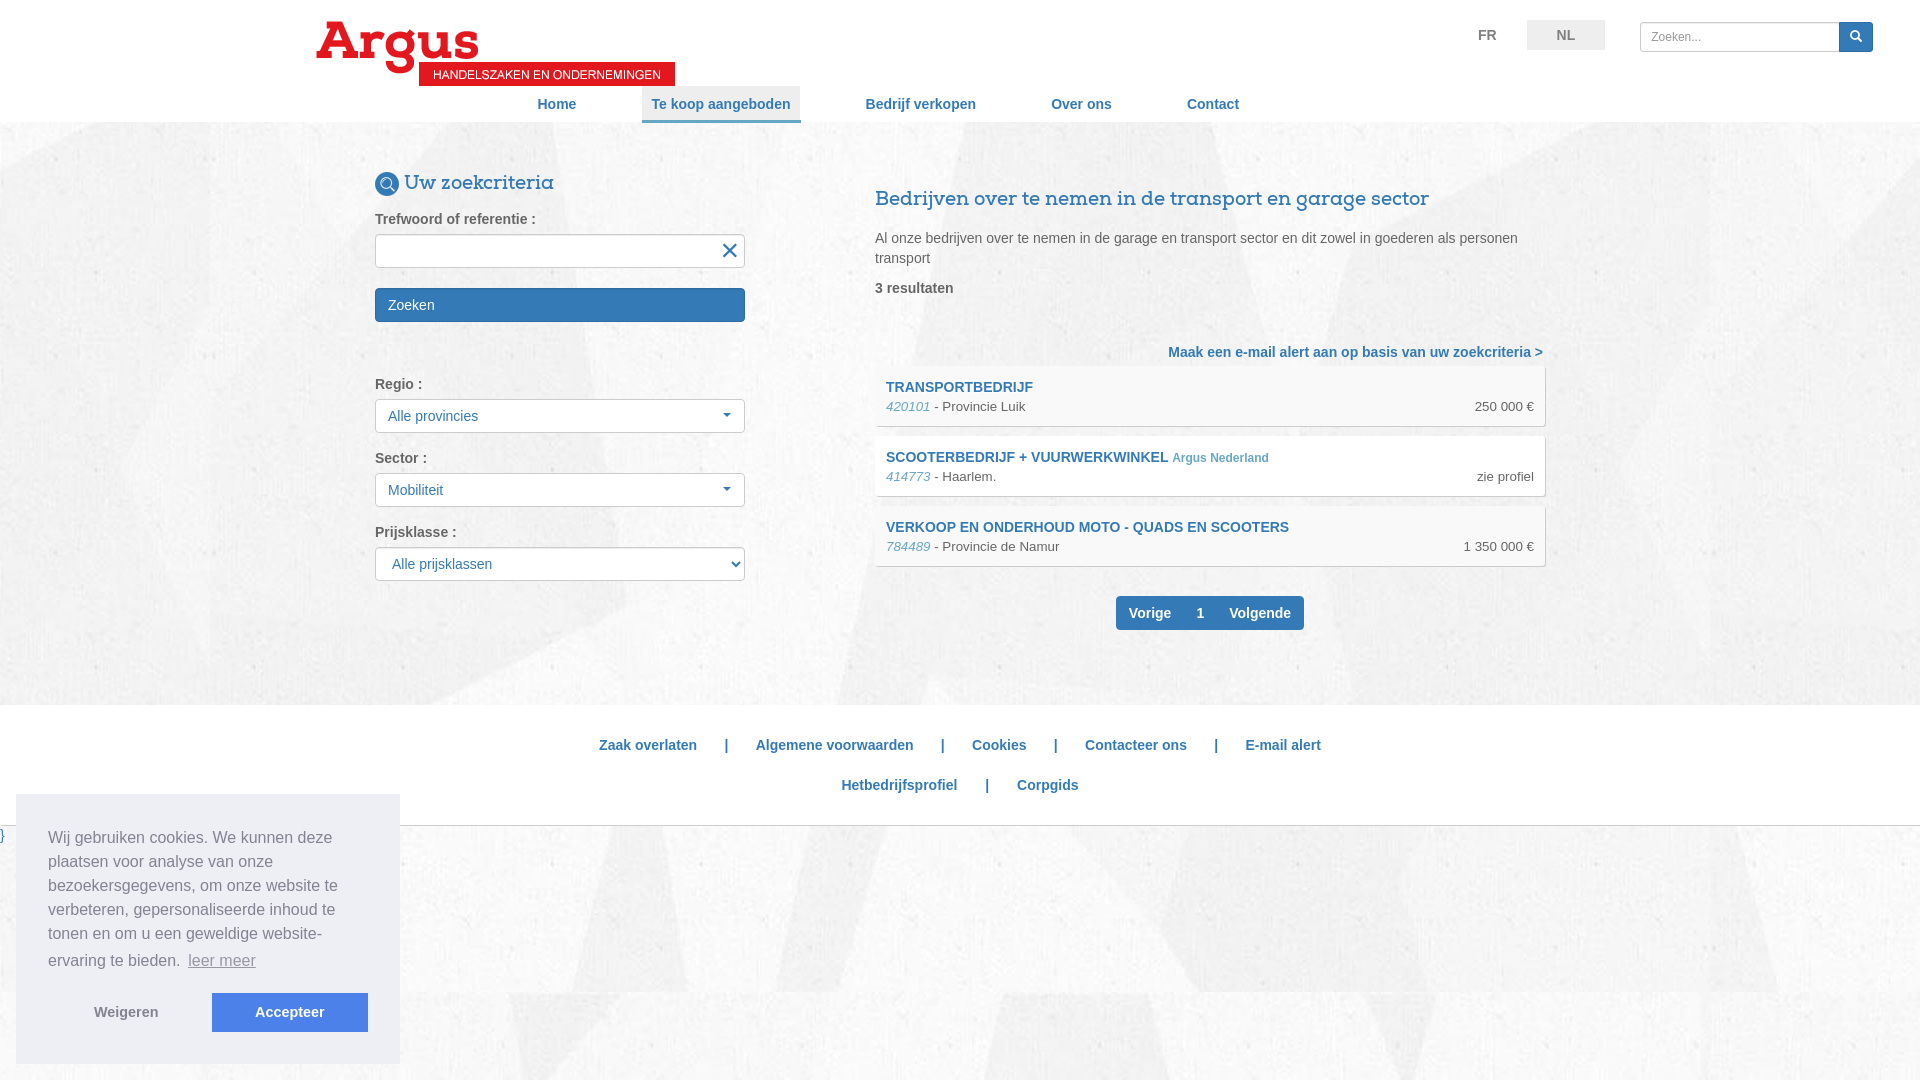 The image size is (1920, 1080). Describe the element at coordinates (1282, 744) in the screenshot. I see `'E-mail alert'` at that location.